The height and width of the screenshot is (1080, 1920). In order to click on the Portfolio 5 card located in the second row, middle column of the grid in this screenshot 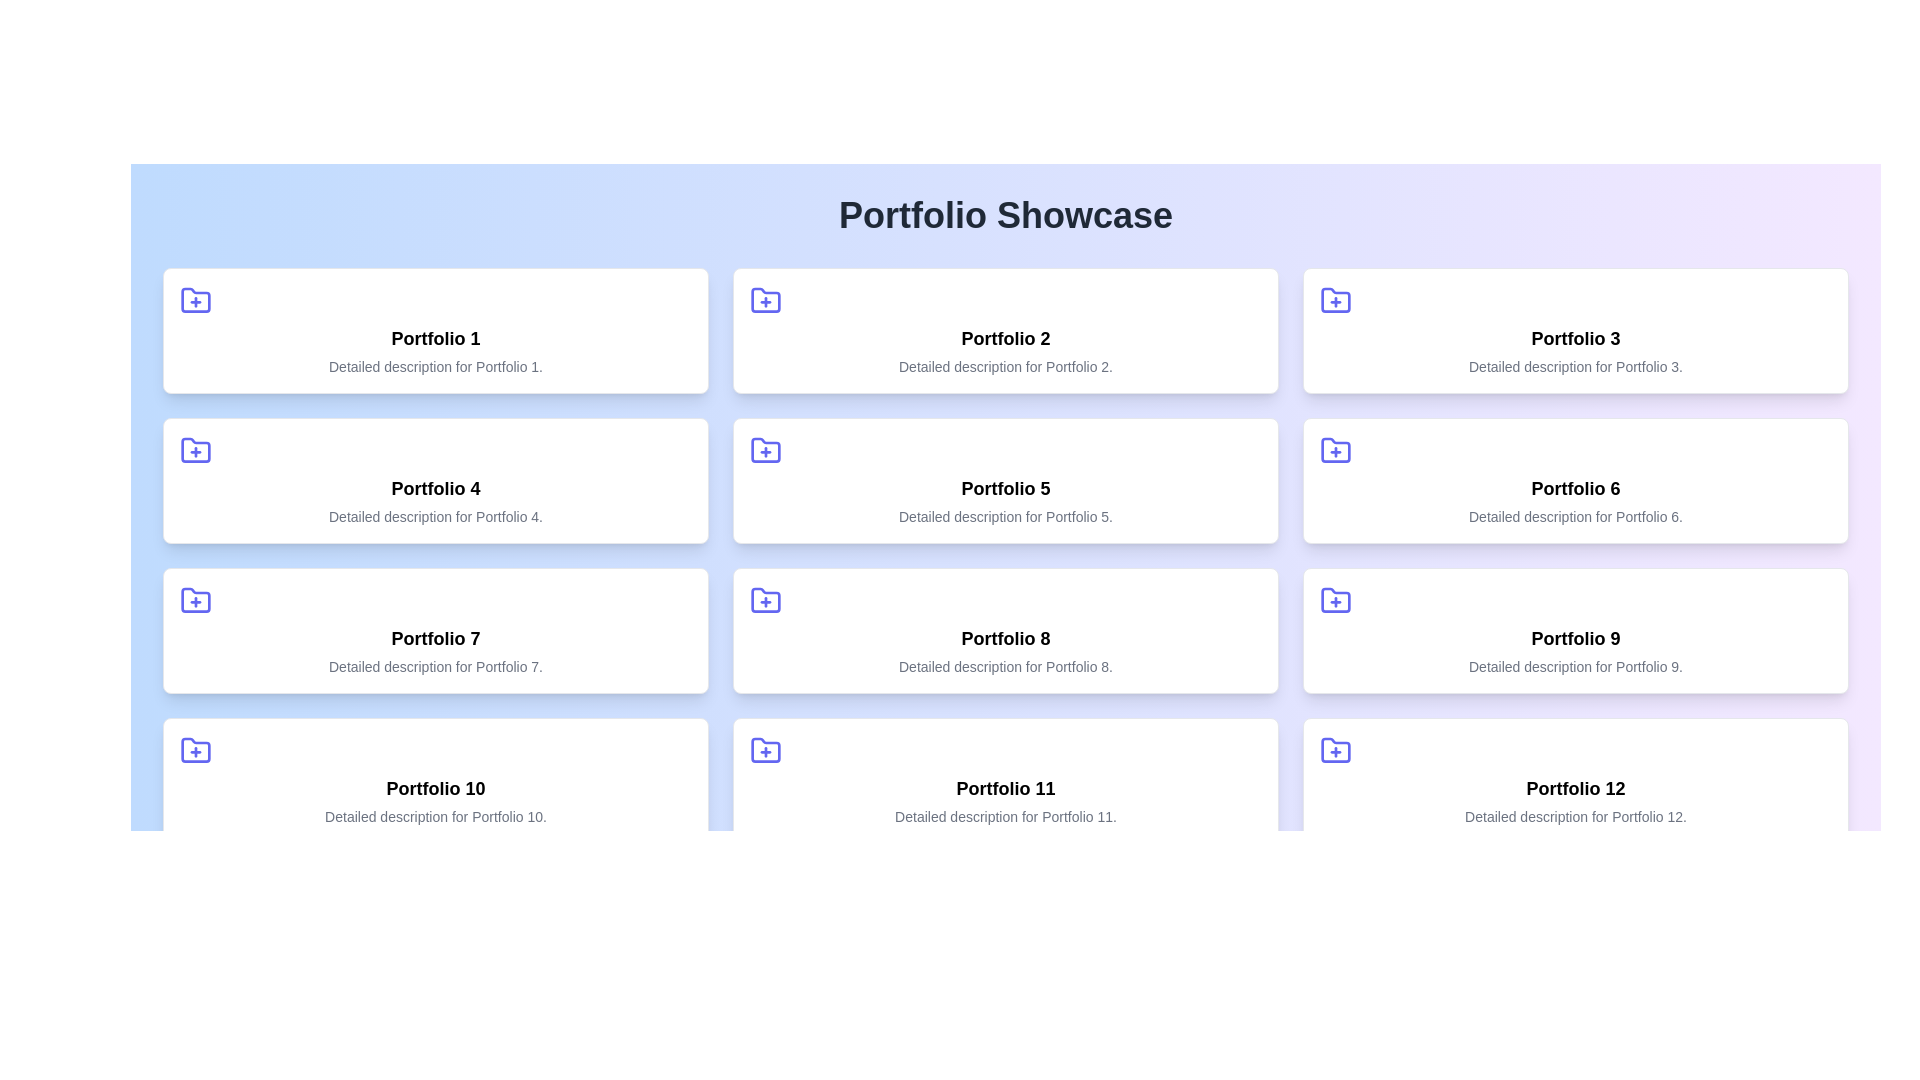, I will do `click(1006, 481)`.